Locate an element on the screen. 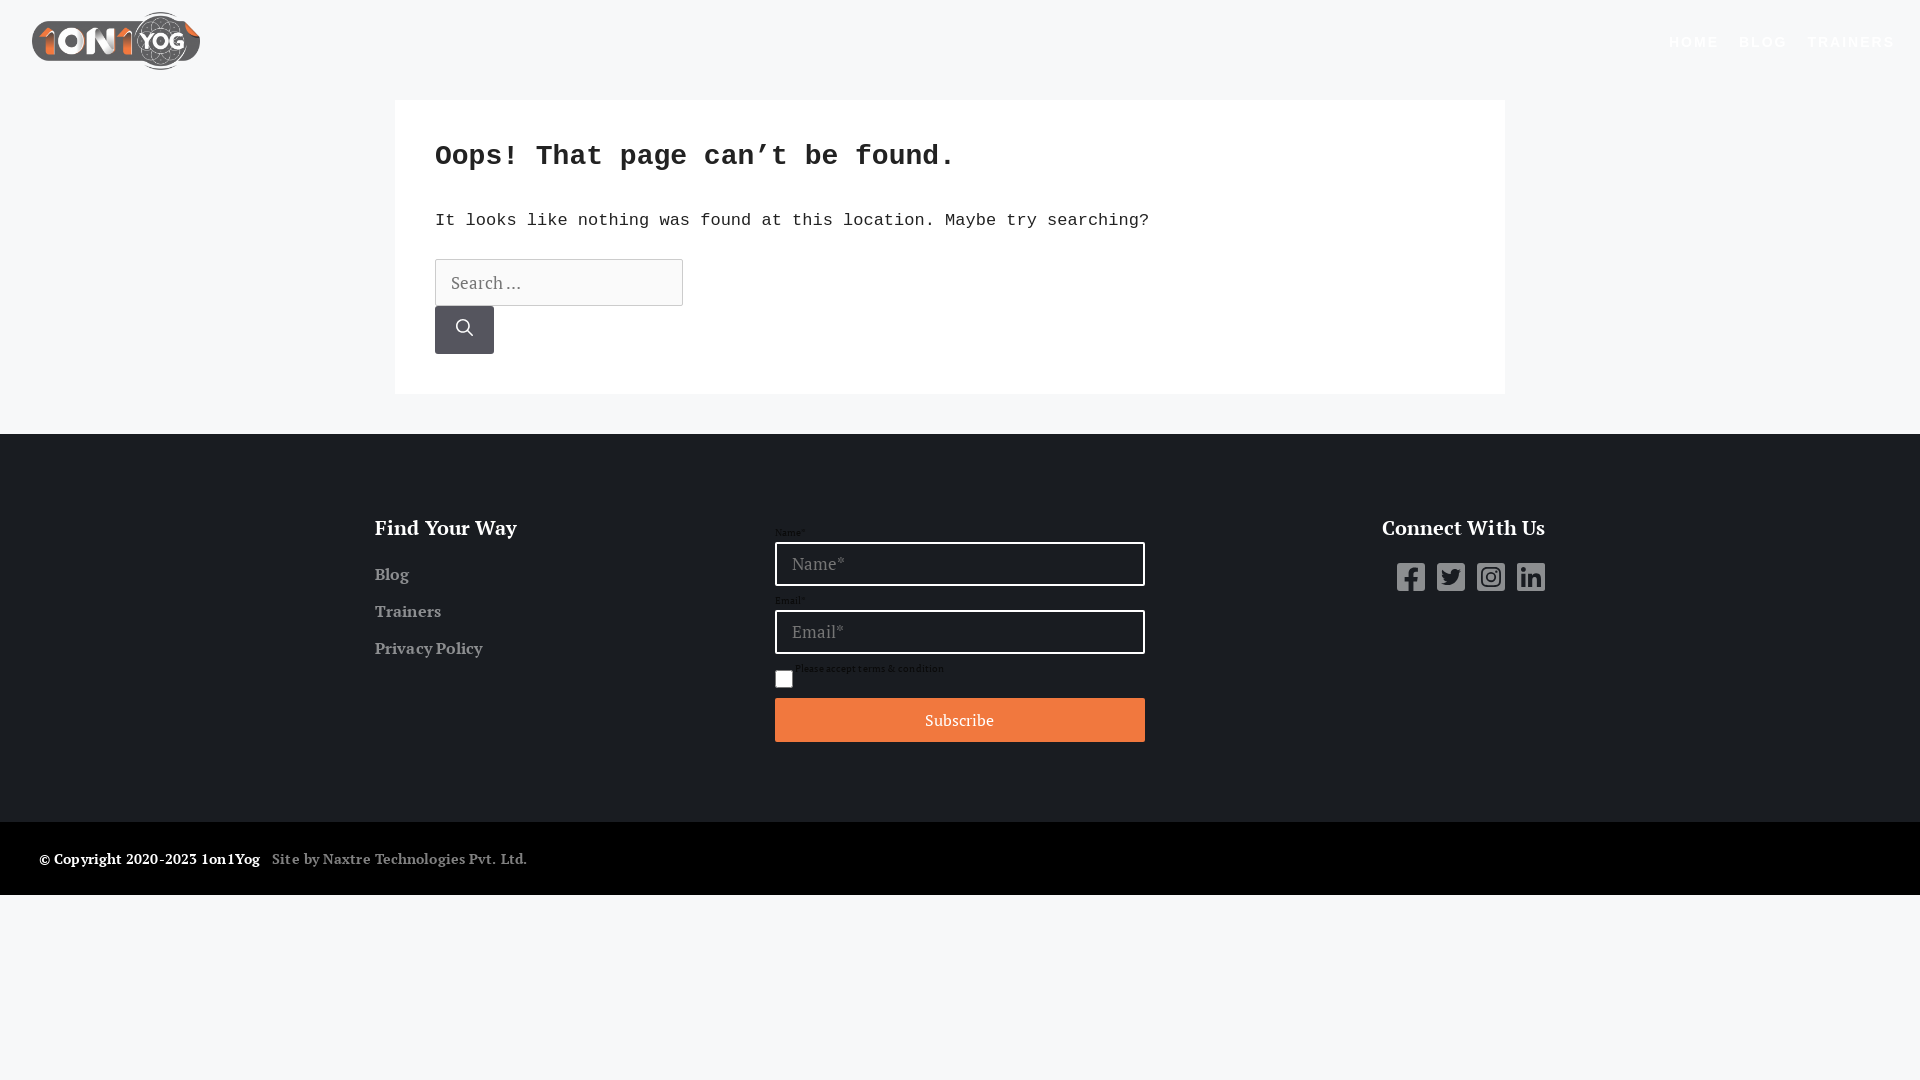  'TRAINERS' is located at coordinates (1850, 42).